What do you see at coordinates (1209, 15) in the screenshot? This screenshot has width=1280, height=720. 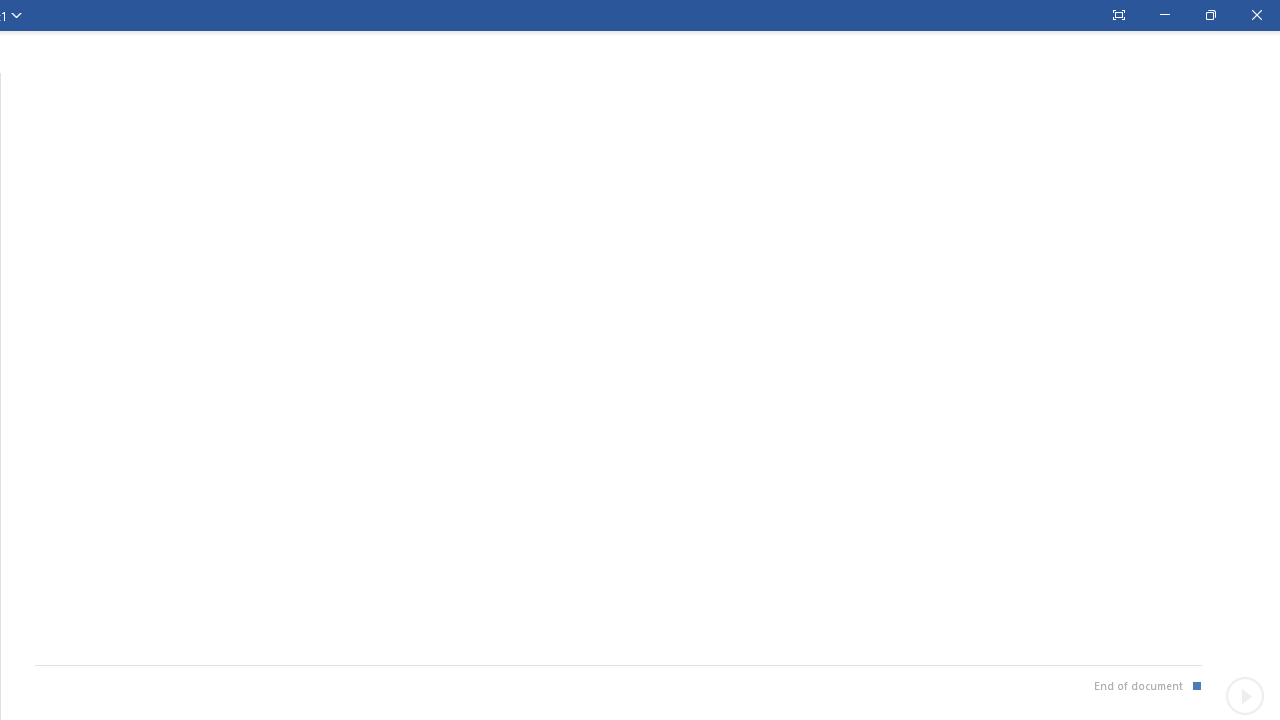 I see `'Restore Down'` at bounding box center [1209, 15].